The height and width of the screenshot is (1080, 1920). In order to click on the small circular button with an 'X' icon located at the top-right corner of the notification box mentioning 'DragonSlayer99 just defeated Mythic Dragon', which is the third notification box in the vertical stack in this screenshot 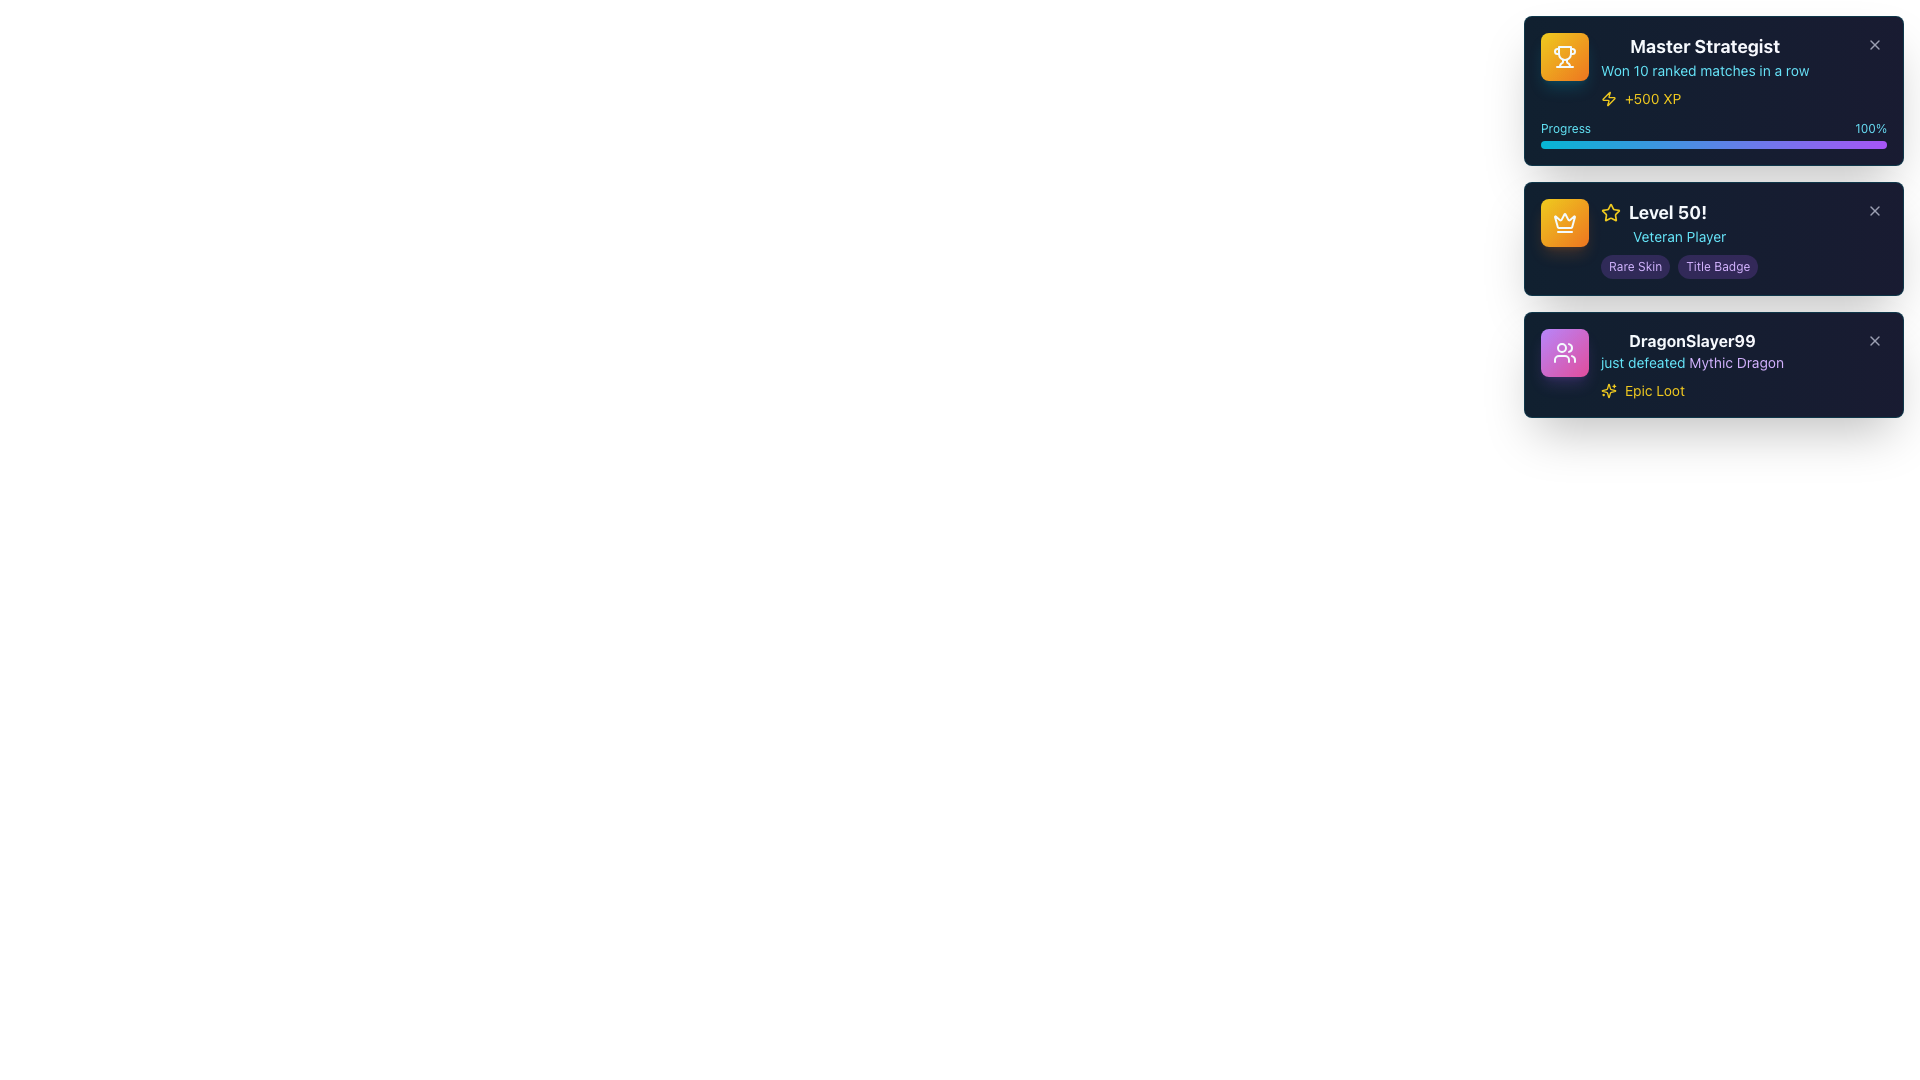, I will do `click(1874, 339)`.